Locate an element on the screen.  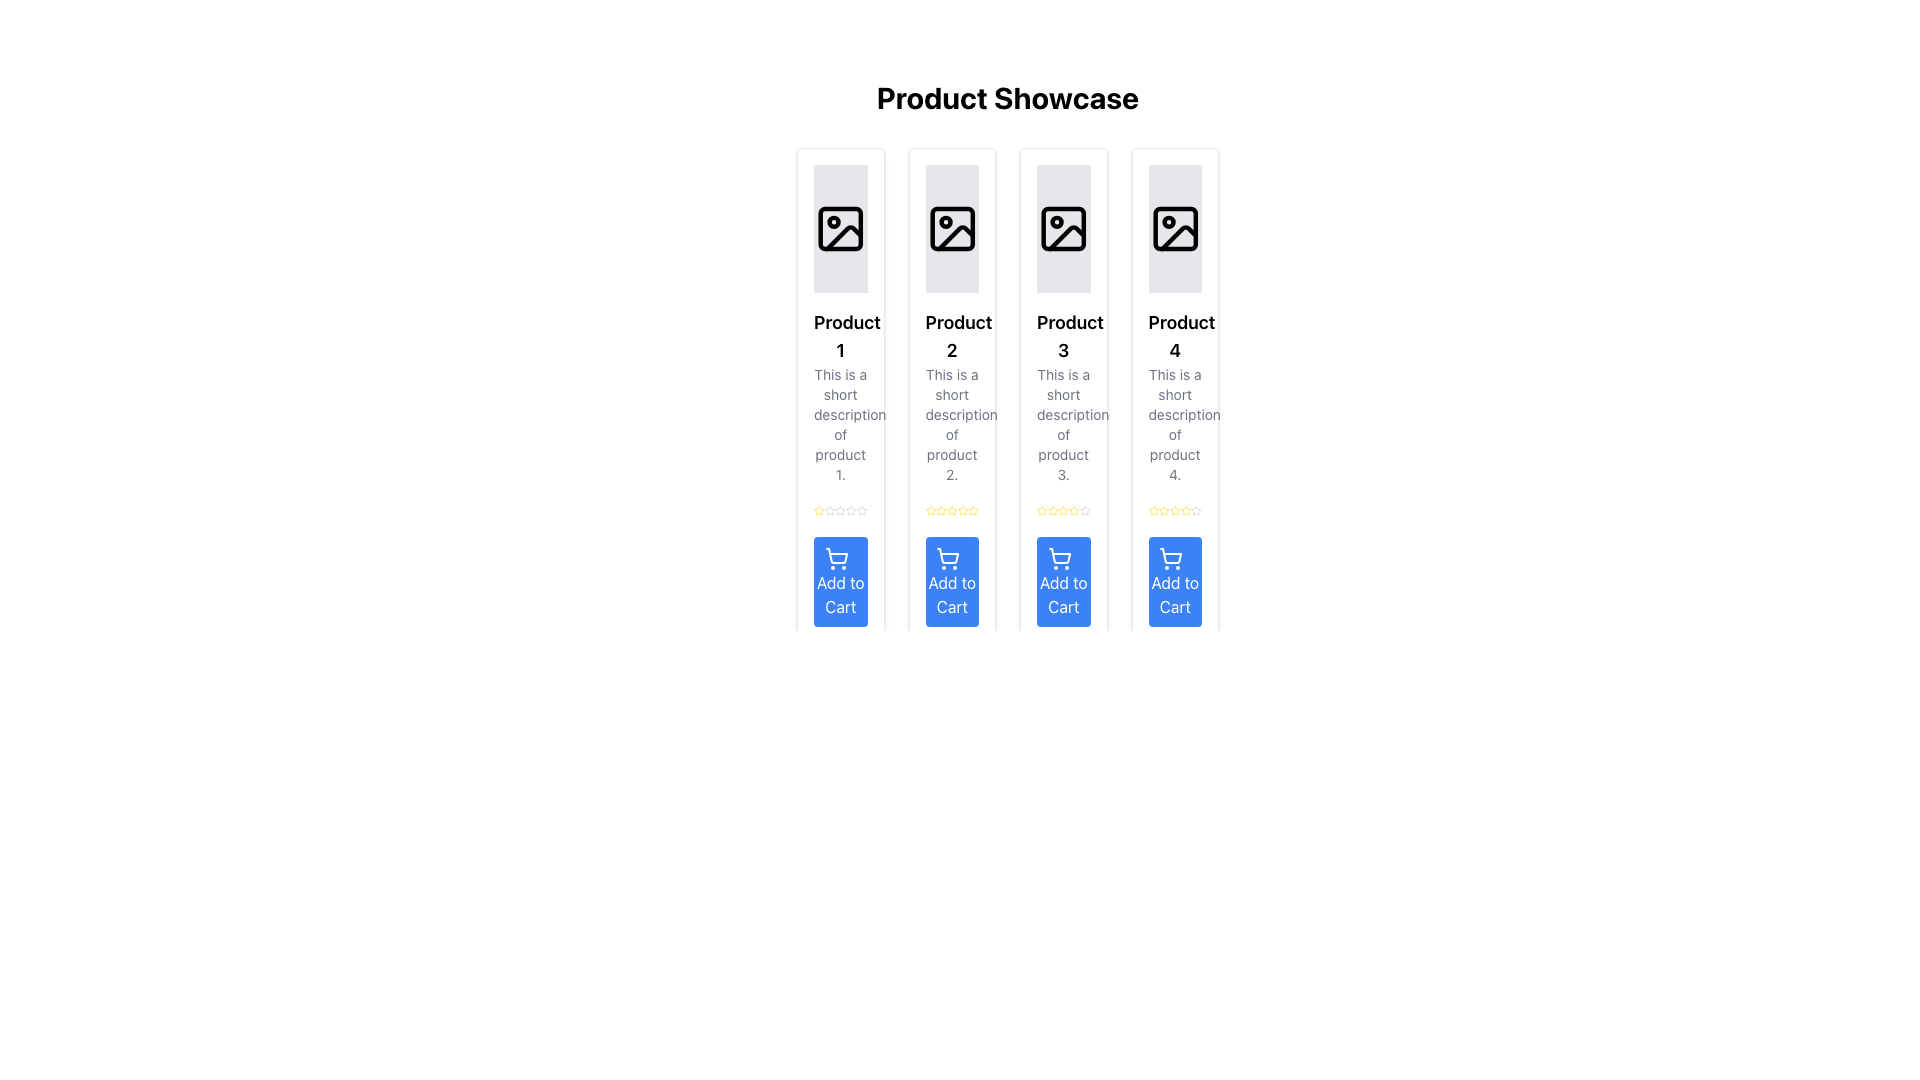
the first yellow star-shaped icon in the row of five stars below the product description of the first product card is located at coordinates (819, 509).